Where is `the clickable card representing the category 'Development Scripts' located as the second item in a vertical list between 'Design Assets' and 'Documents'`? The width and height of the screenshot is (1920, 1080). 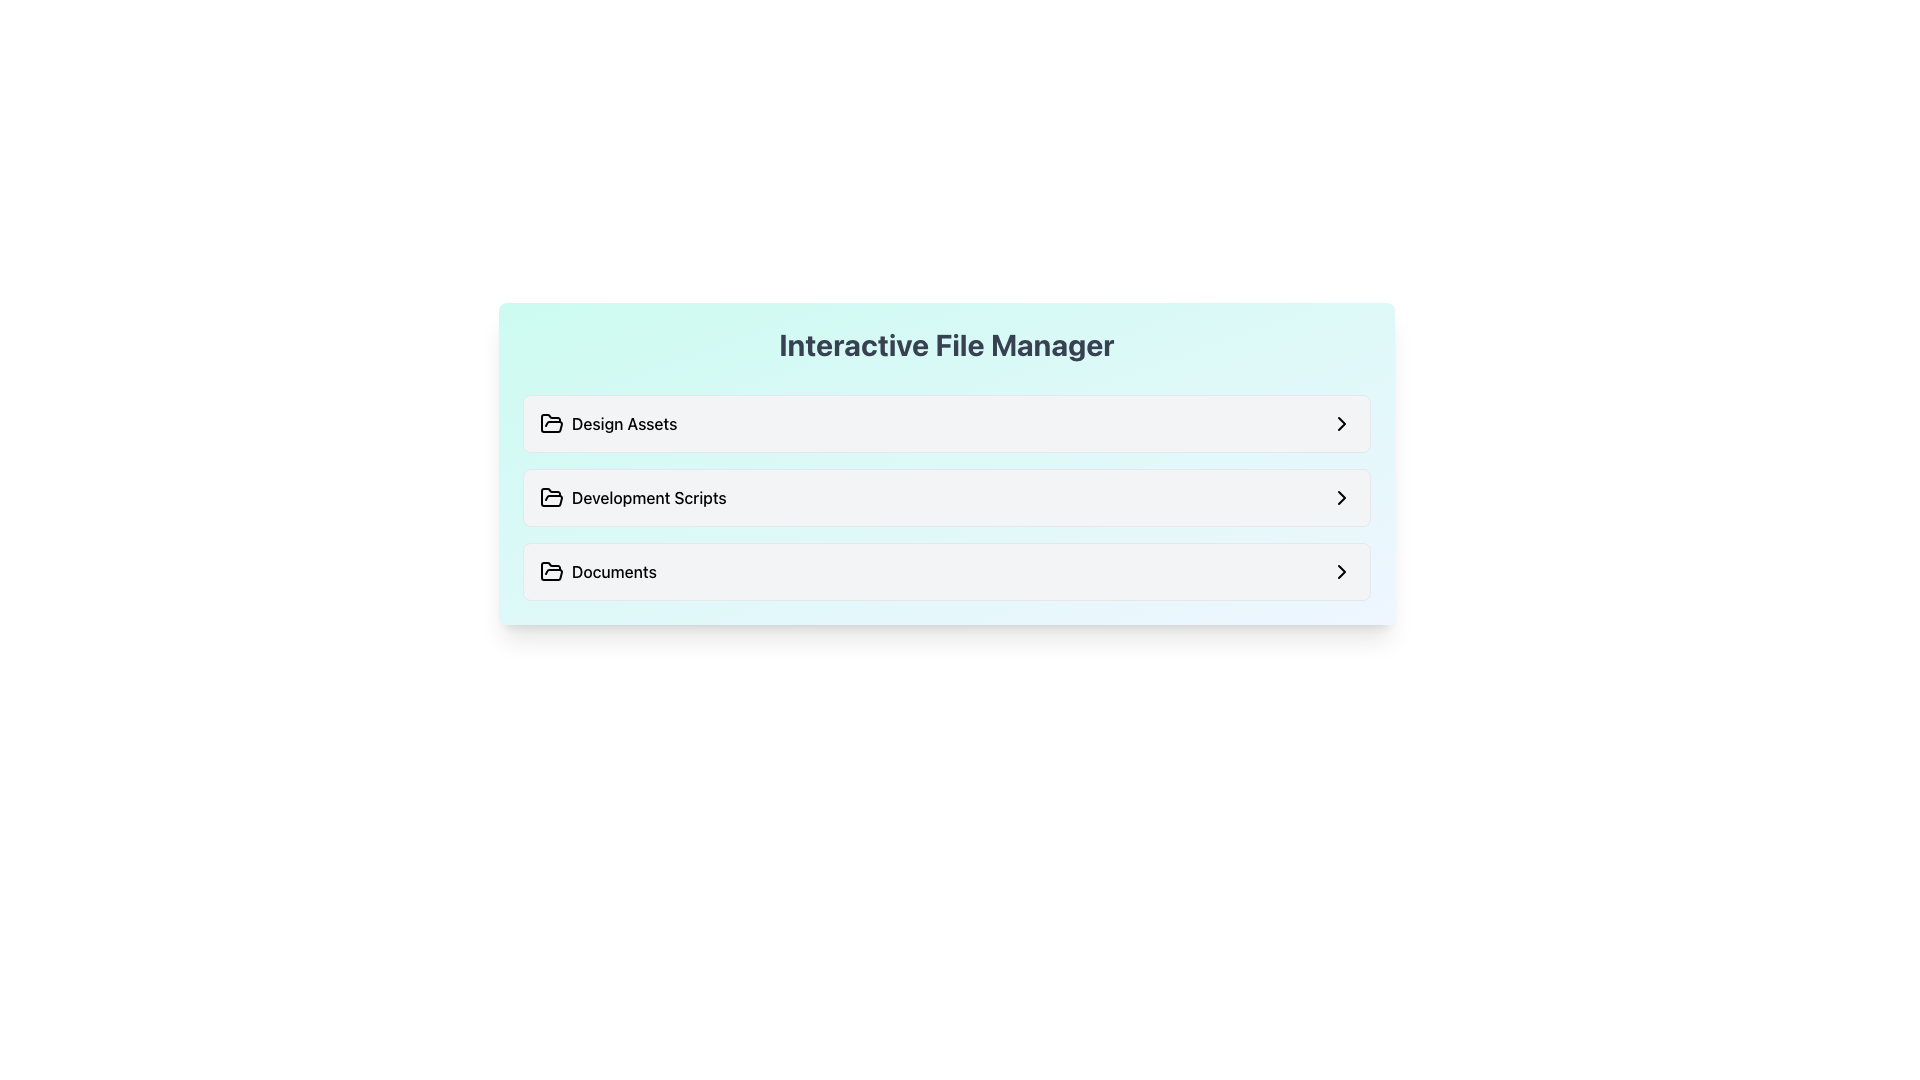
the clickable card representing the category 'Development Scripts' located as the second item in a vertical list between 'Design Assets' and 'Documents' is located at coordinates (945, 496).